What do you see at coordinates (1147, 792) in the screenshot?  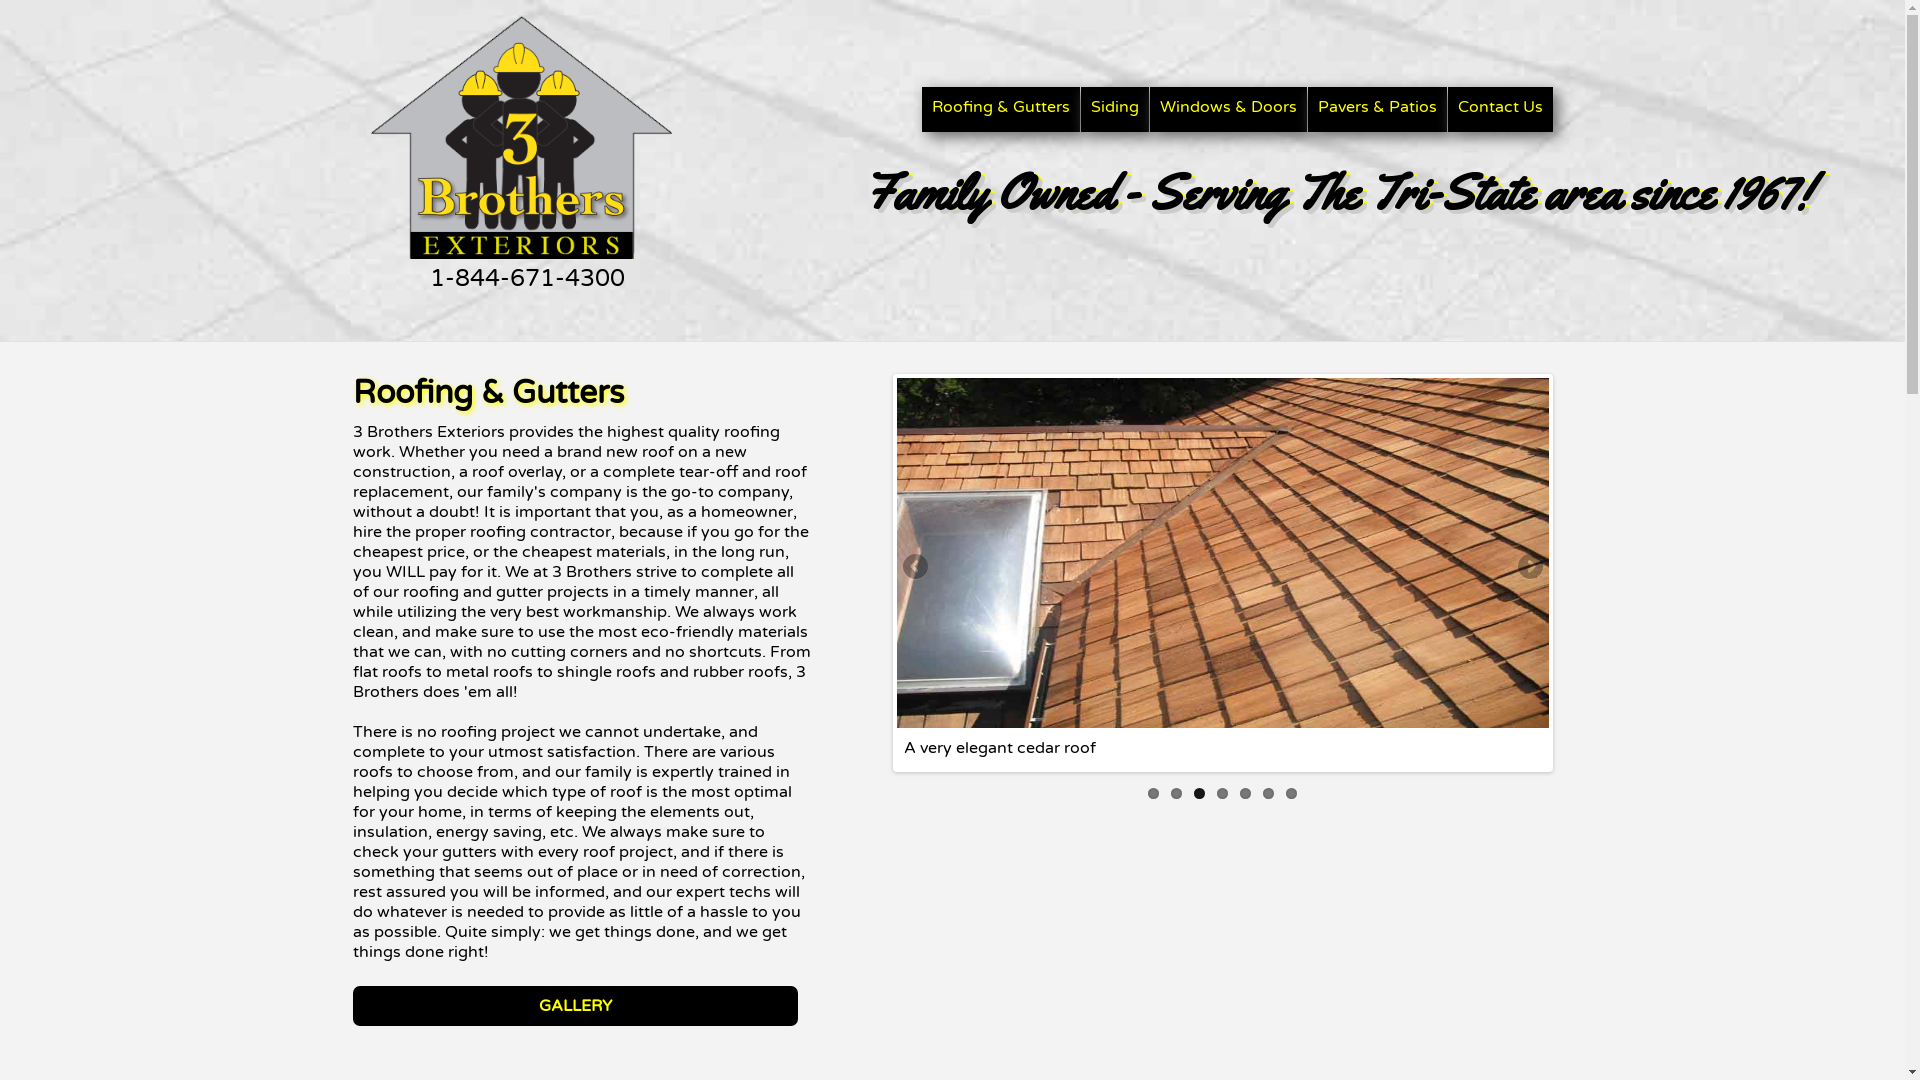 I see `'1'` at bounding box center [1147, 792].